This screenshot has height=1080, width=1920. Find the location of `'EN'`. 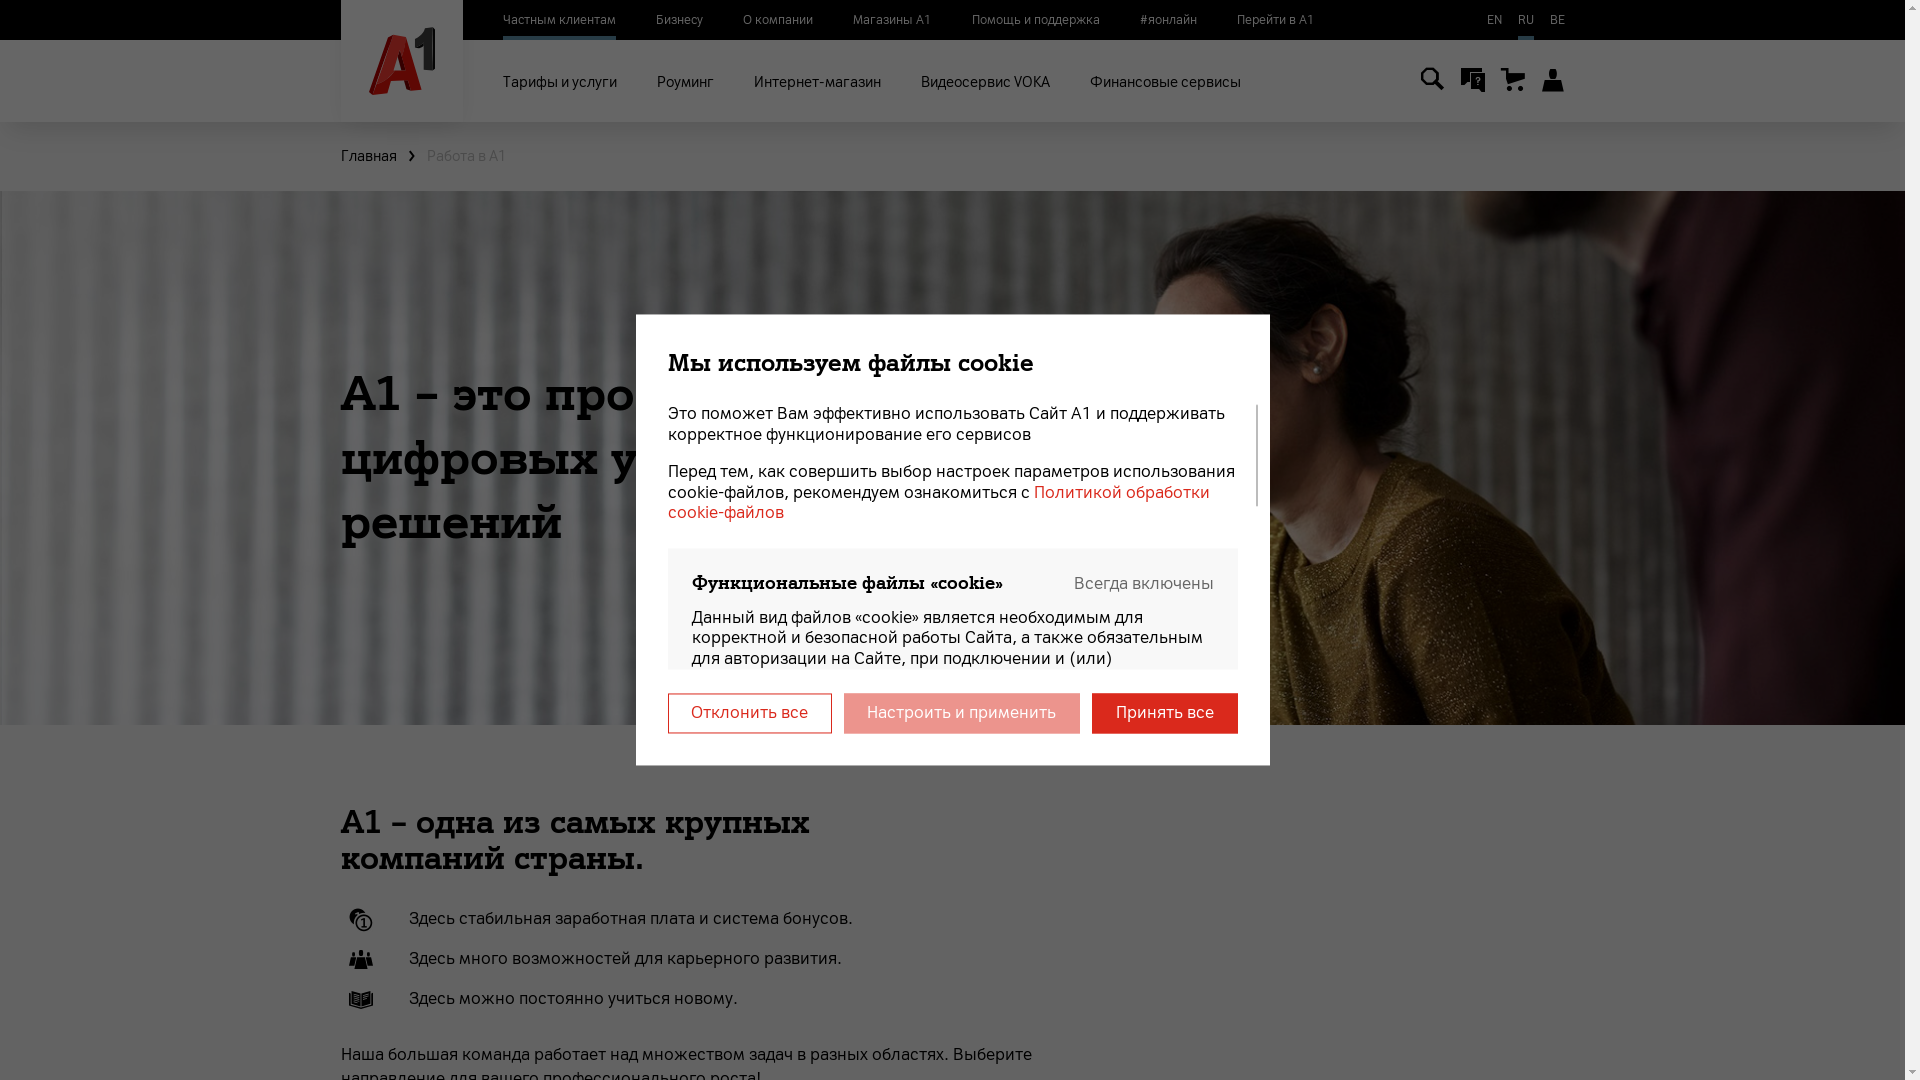

'EN' is located at coordinates (1493, 19).